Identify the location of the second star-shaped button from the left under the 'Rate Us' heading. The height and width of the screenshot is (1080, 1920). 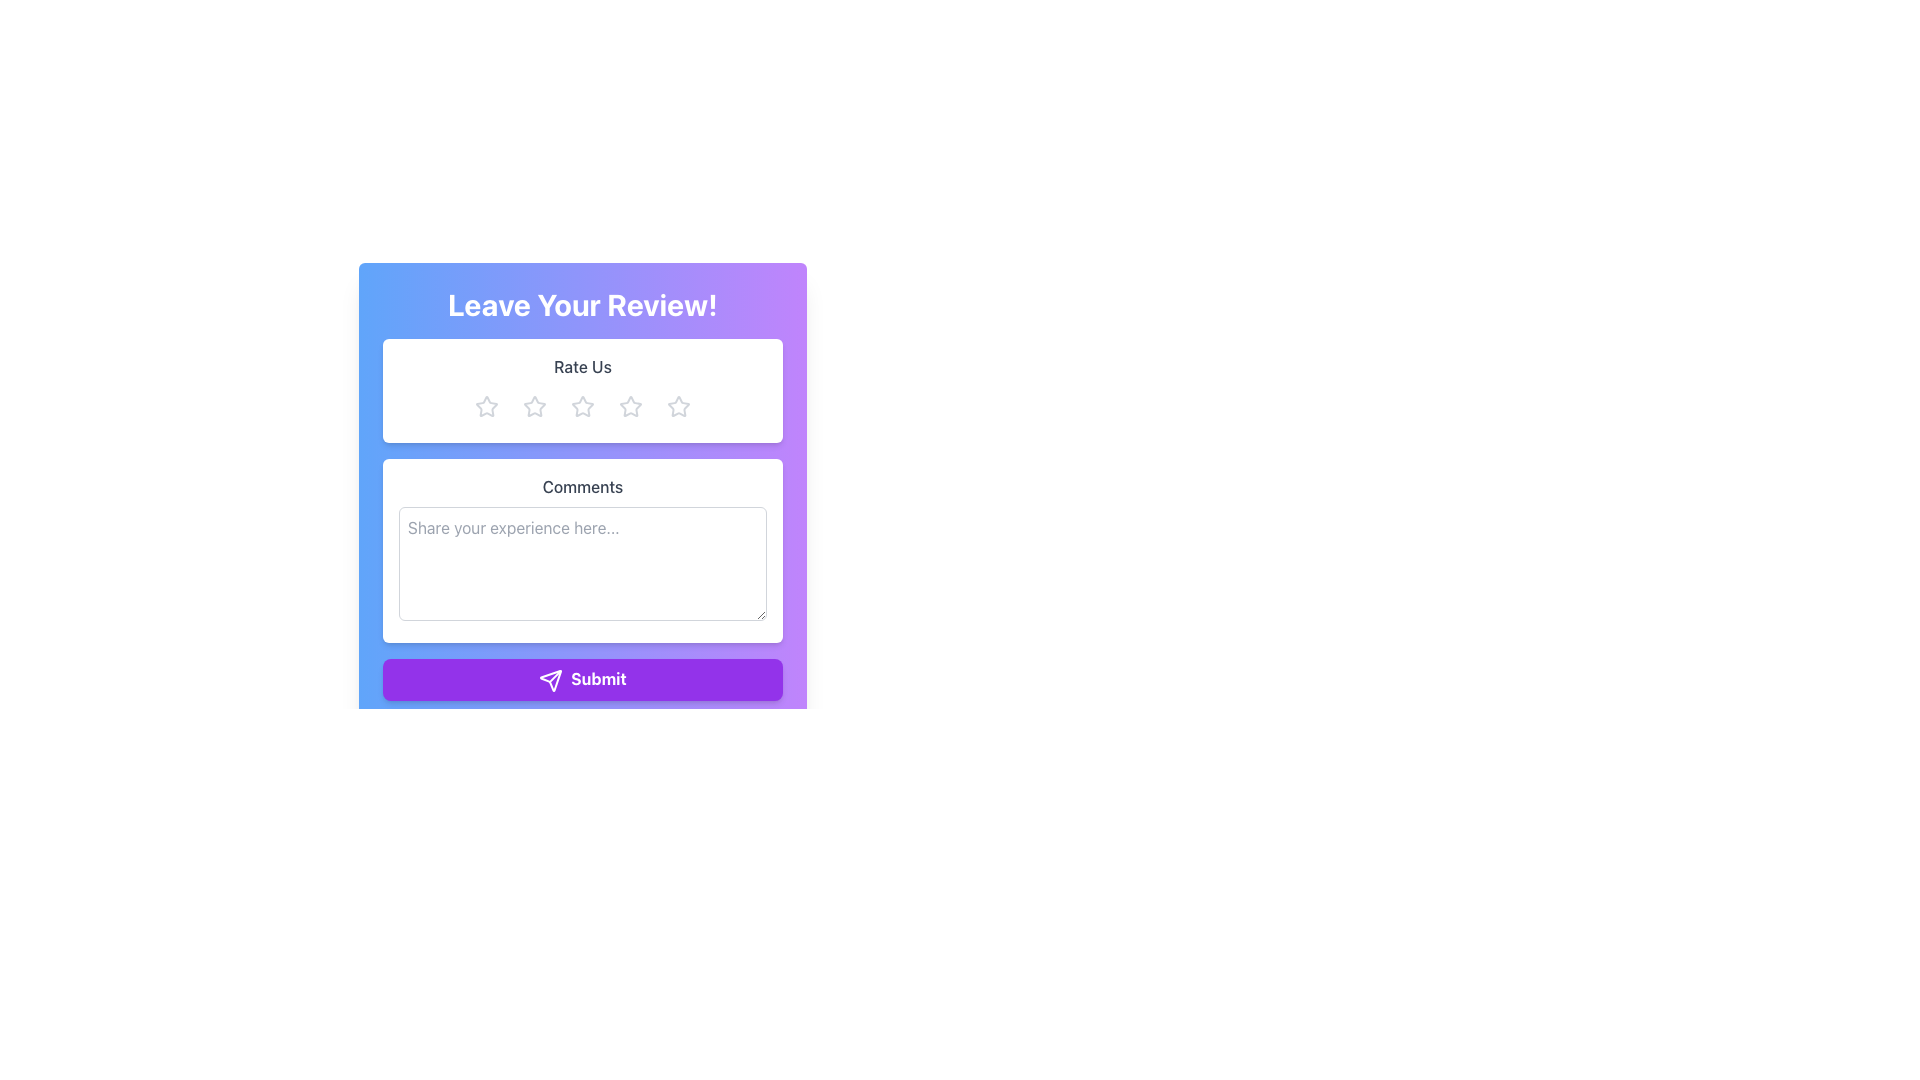
(534, 406).